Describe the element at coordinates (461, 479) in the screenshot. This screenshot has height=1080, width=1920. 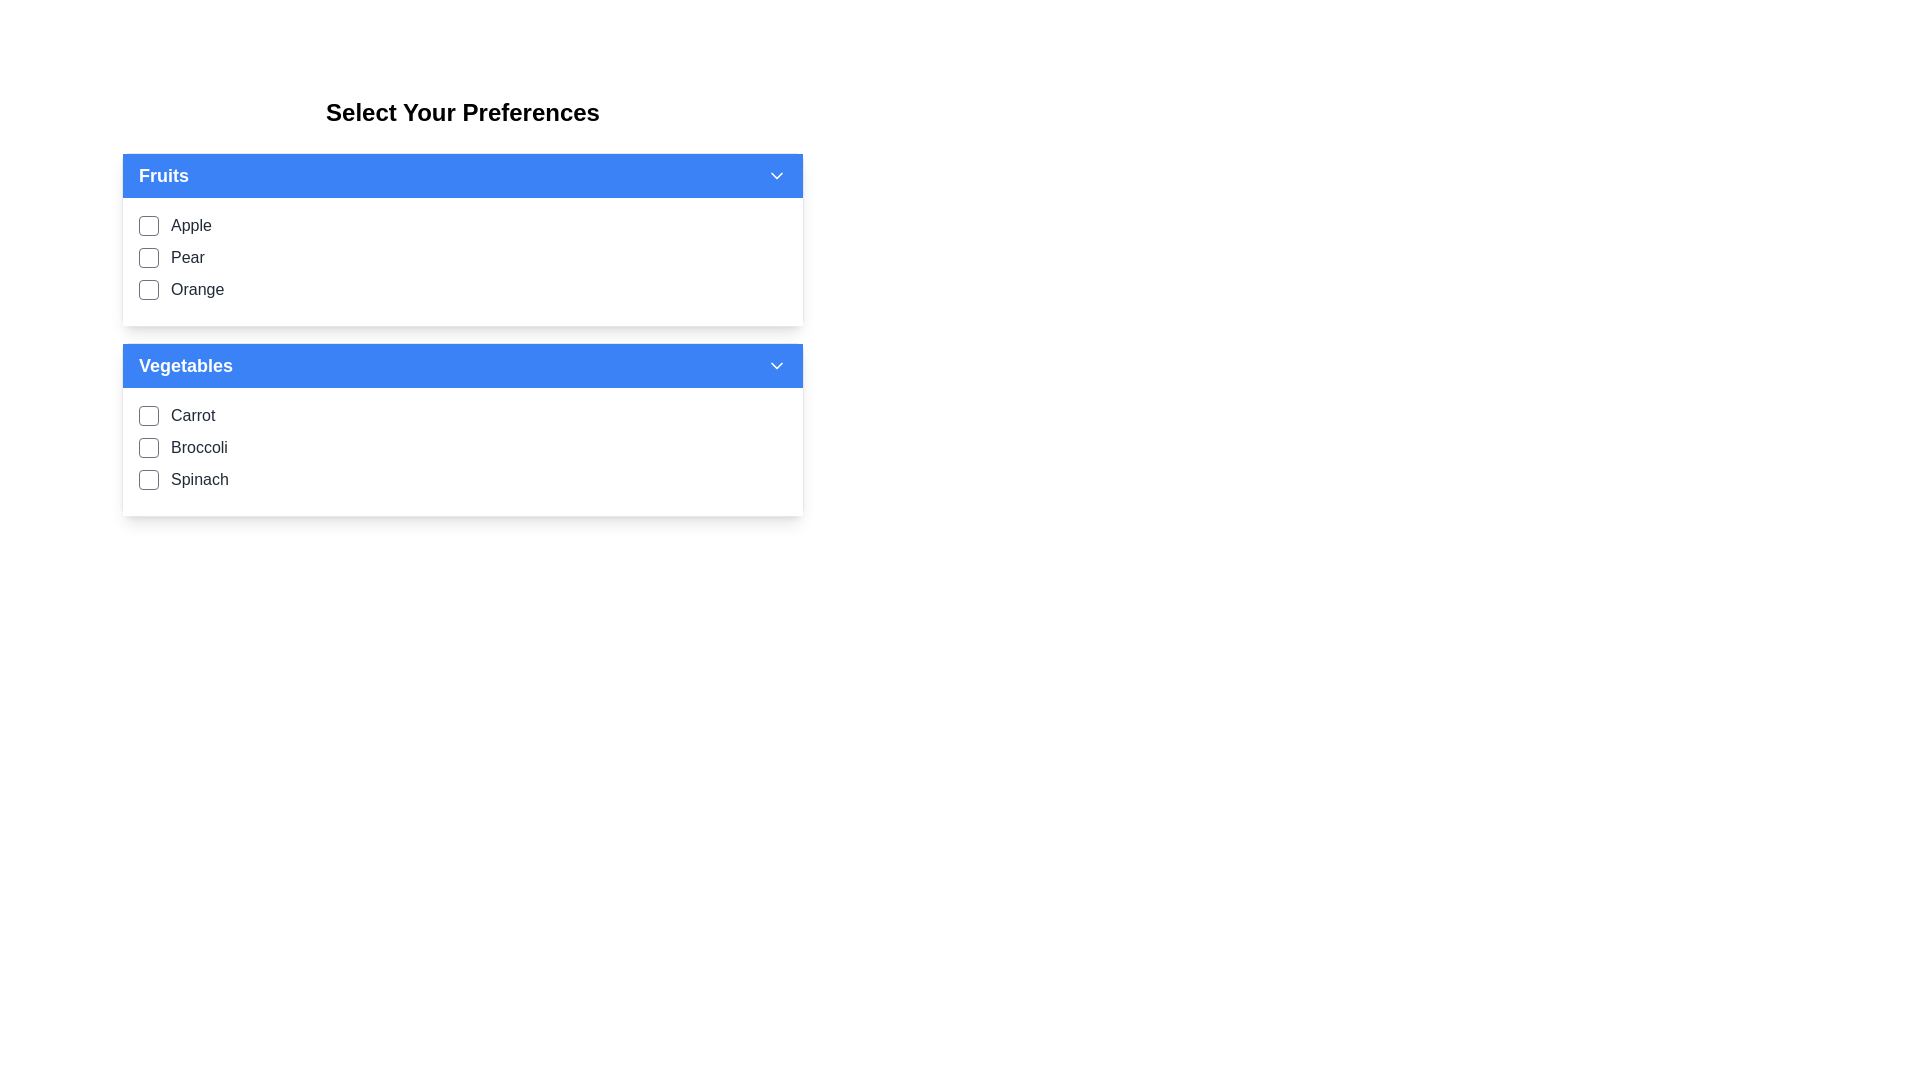
I see `the 'Spinach' checkbox located` at that location.